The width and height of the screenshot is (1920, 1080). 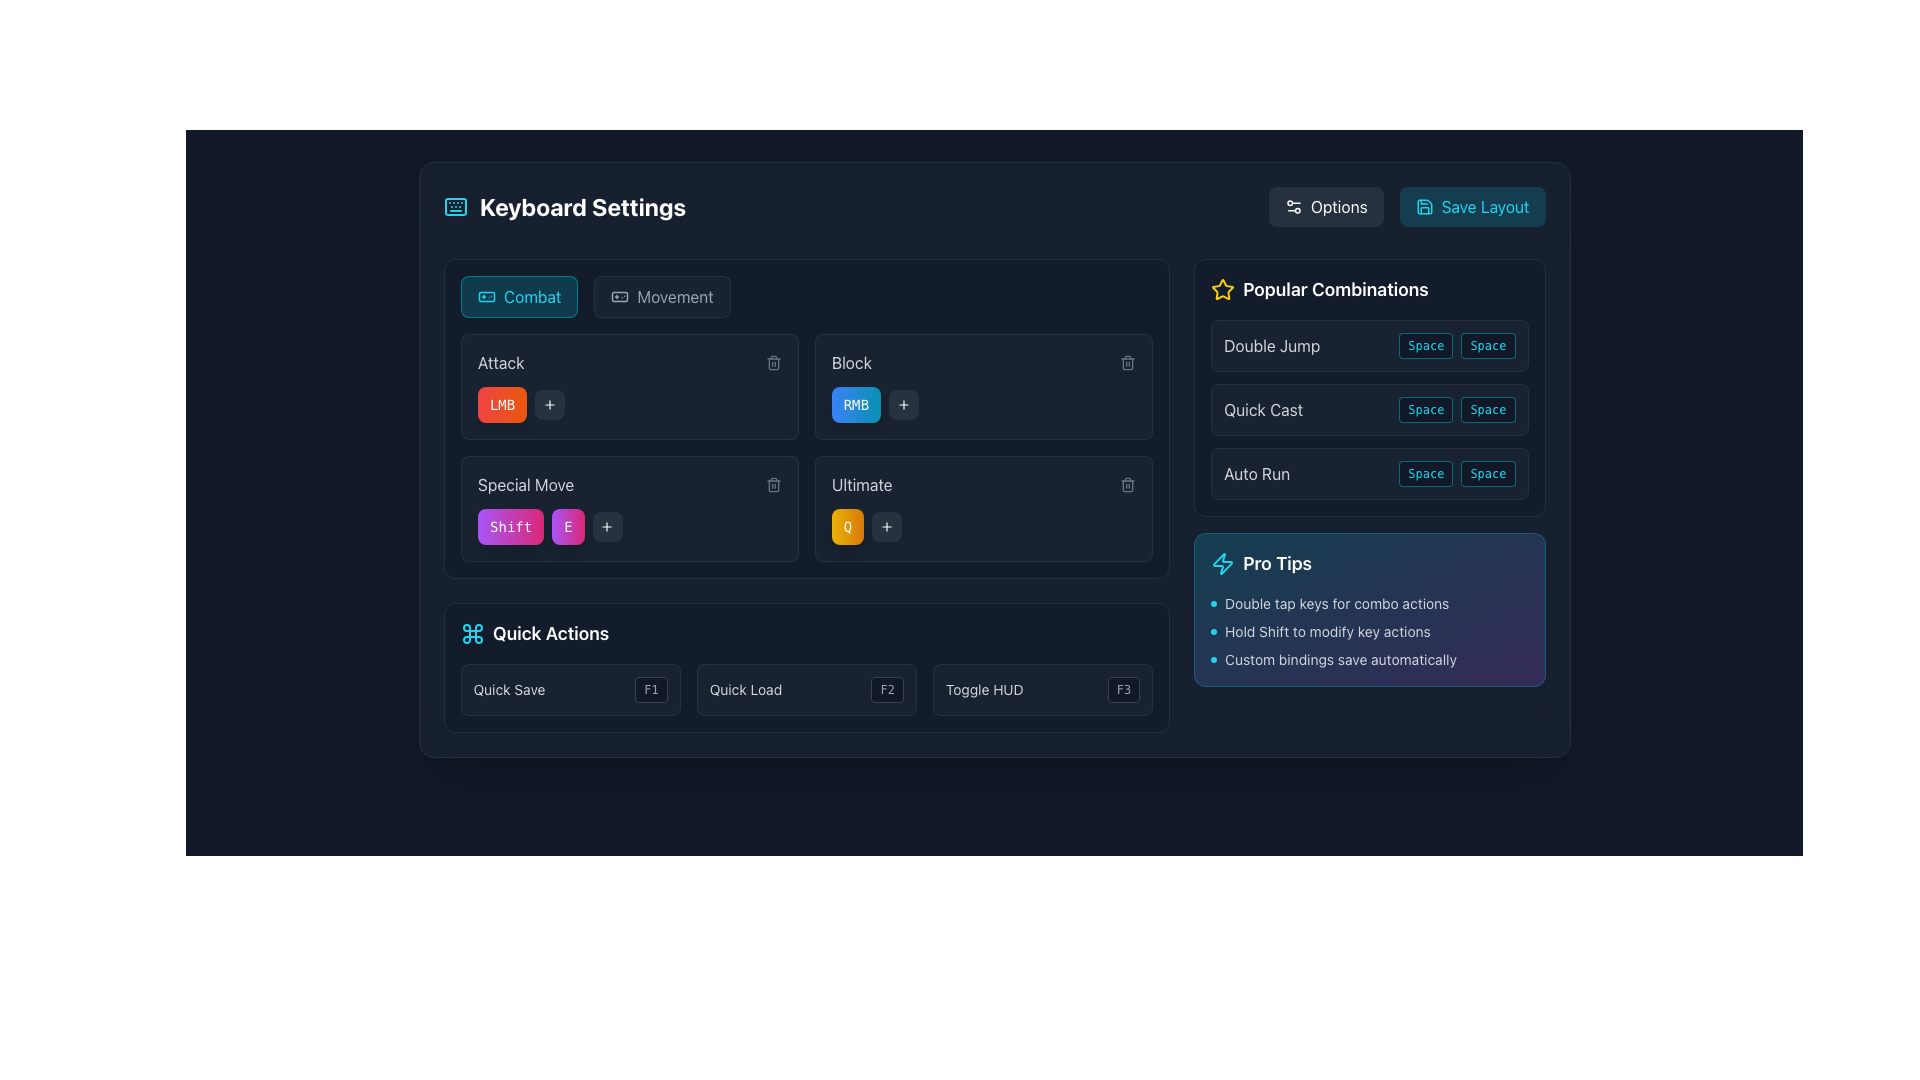 What do you see at coordinates (454, 207) in the screenshot?
I see `the 'Keyboard Settings' icon located to the left of the 'Keyboard Settings' title in the top-left area of the main content` at bounding box center [454, 207].